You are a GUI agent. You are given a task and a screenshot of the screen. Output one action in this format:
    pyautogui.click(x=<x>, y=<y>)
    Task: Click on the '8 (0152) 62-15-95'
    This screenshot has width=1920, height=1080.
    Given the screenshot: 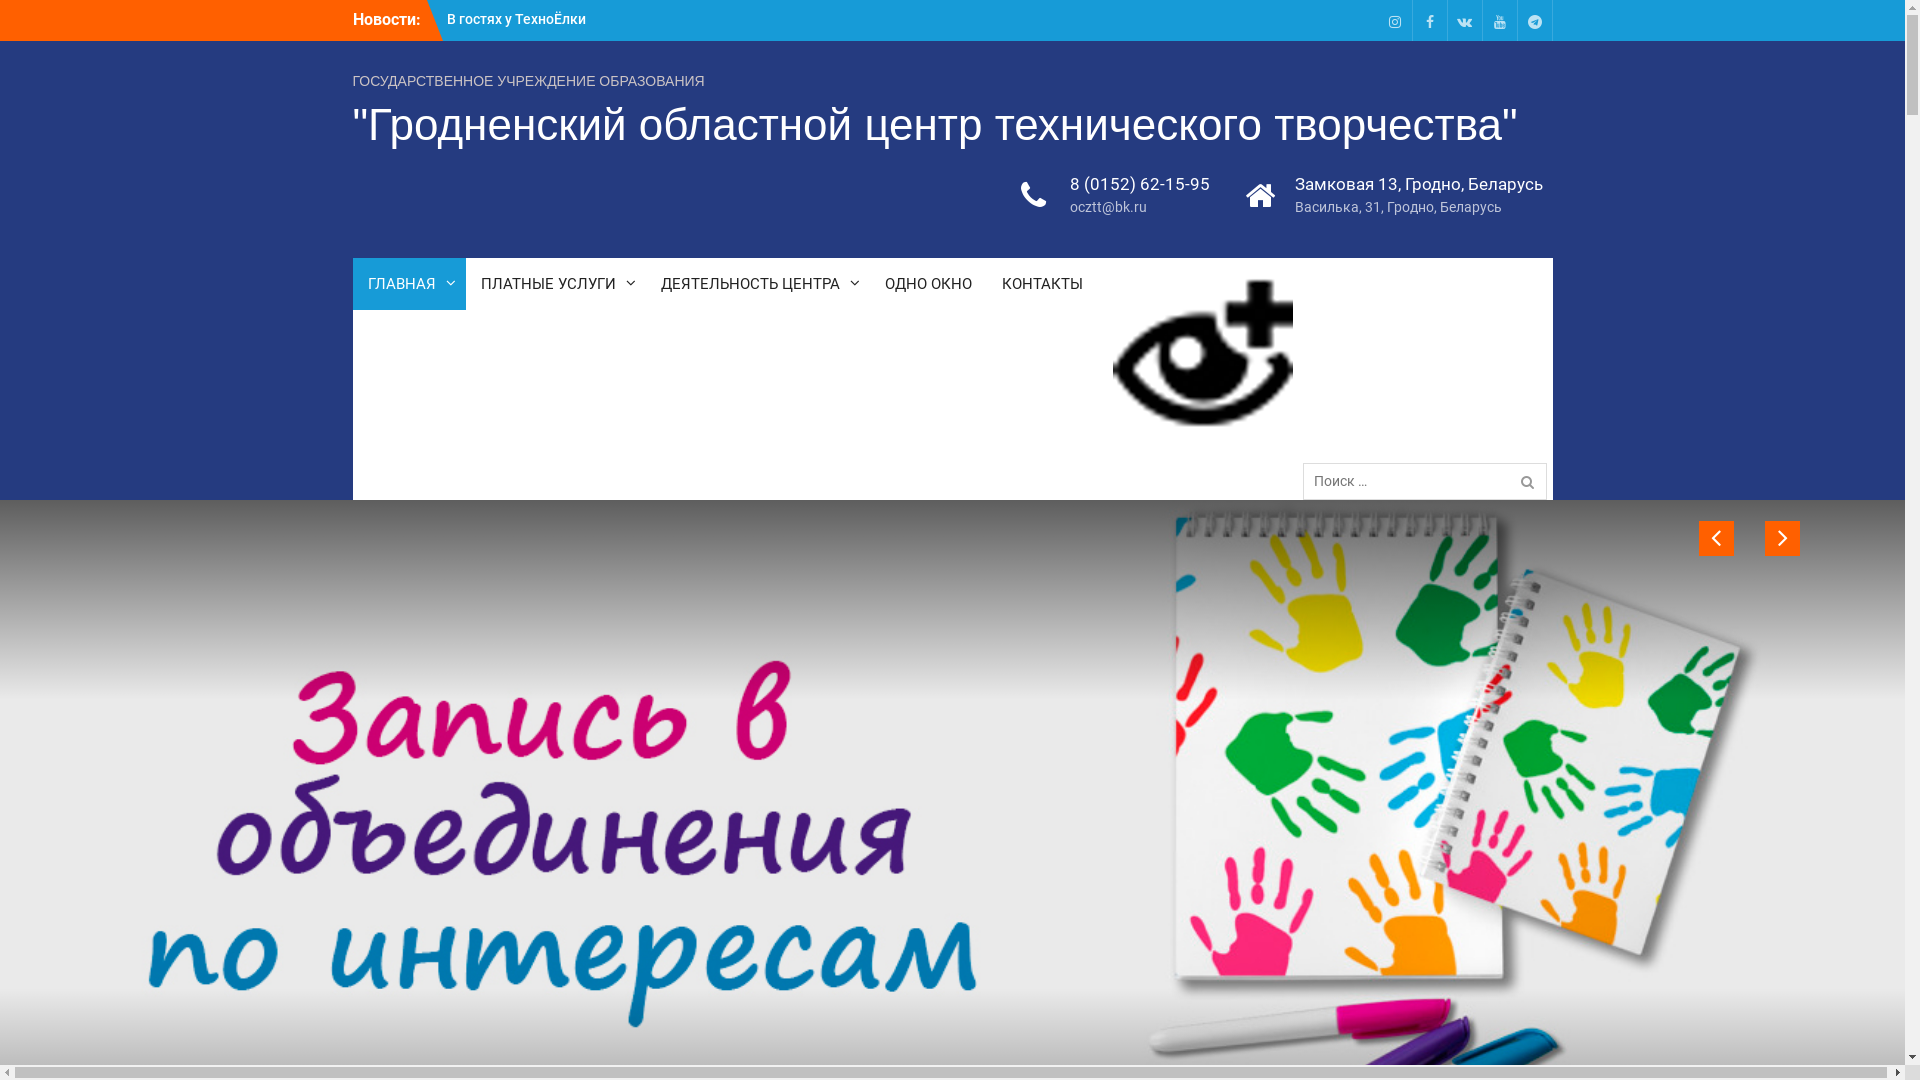 What is the action you would take?
    pyautogui.click(x=1138, y=185)
    